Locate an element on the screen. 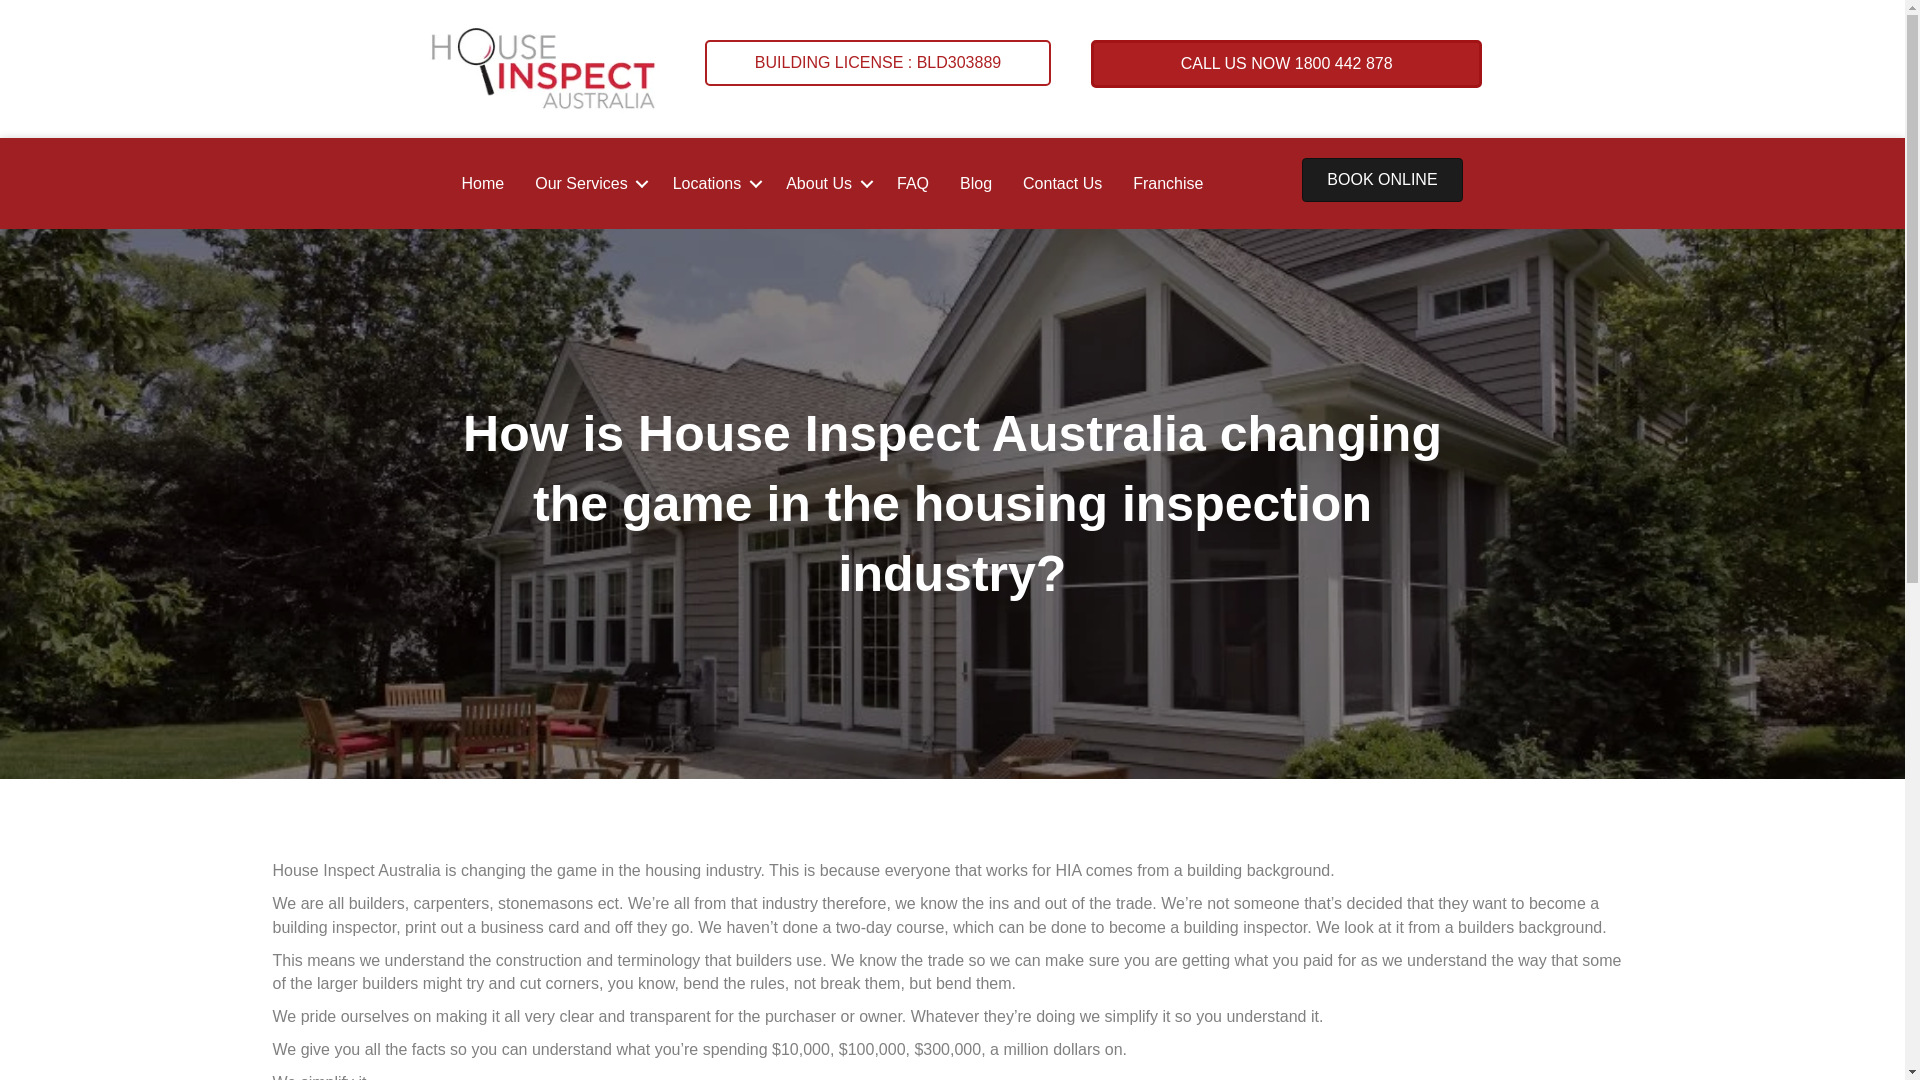 The height and width of the screenshot is (1080, 1920). 'Our Services' is located at coordinates (587, 183).